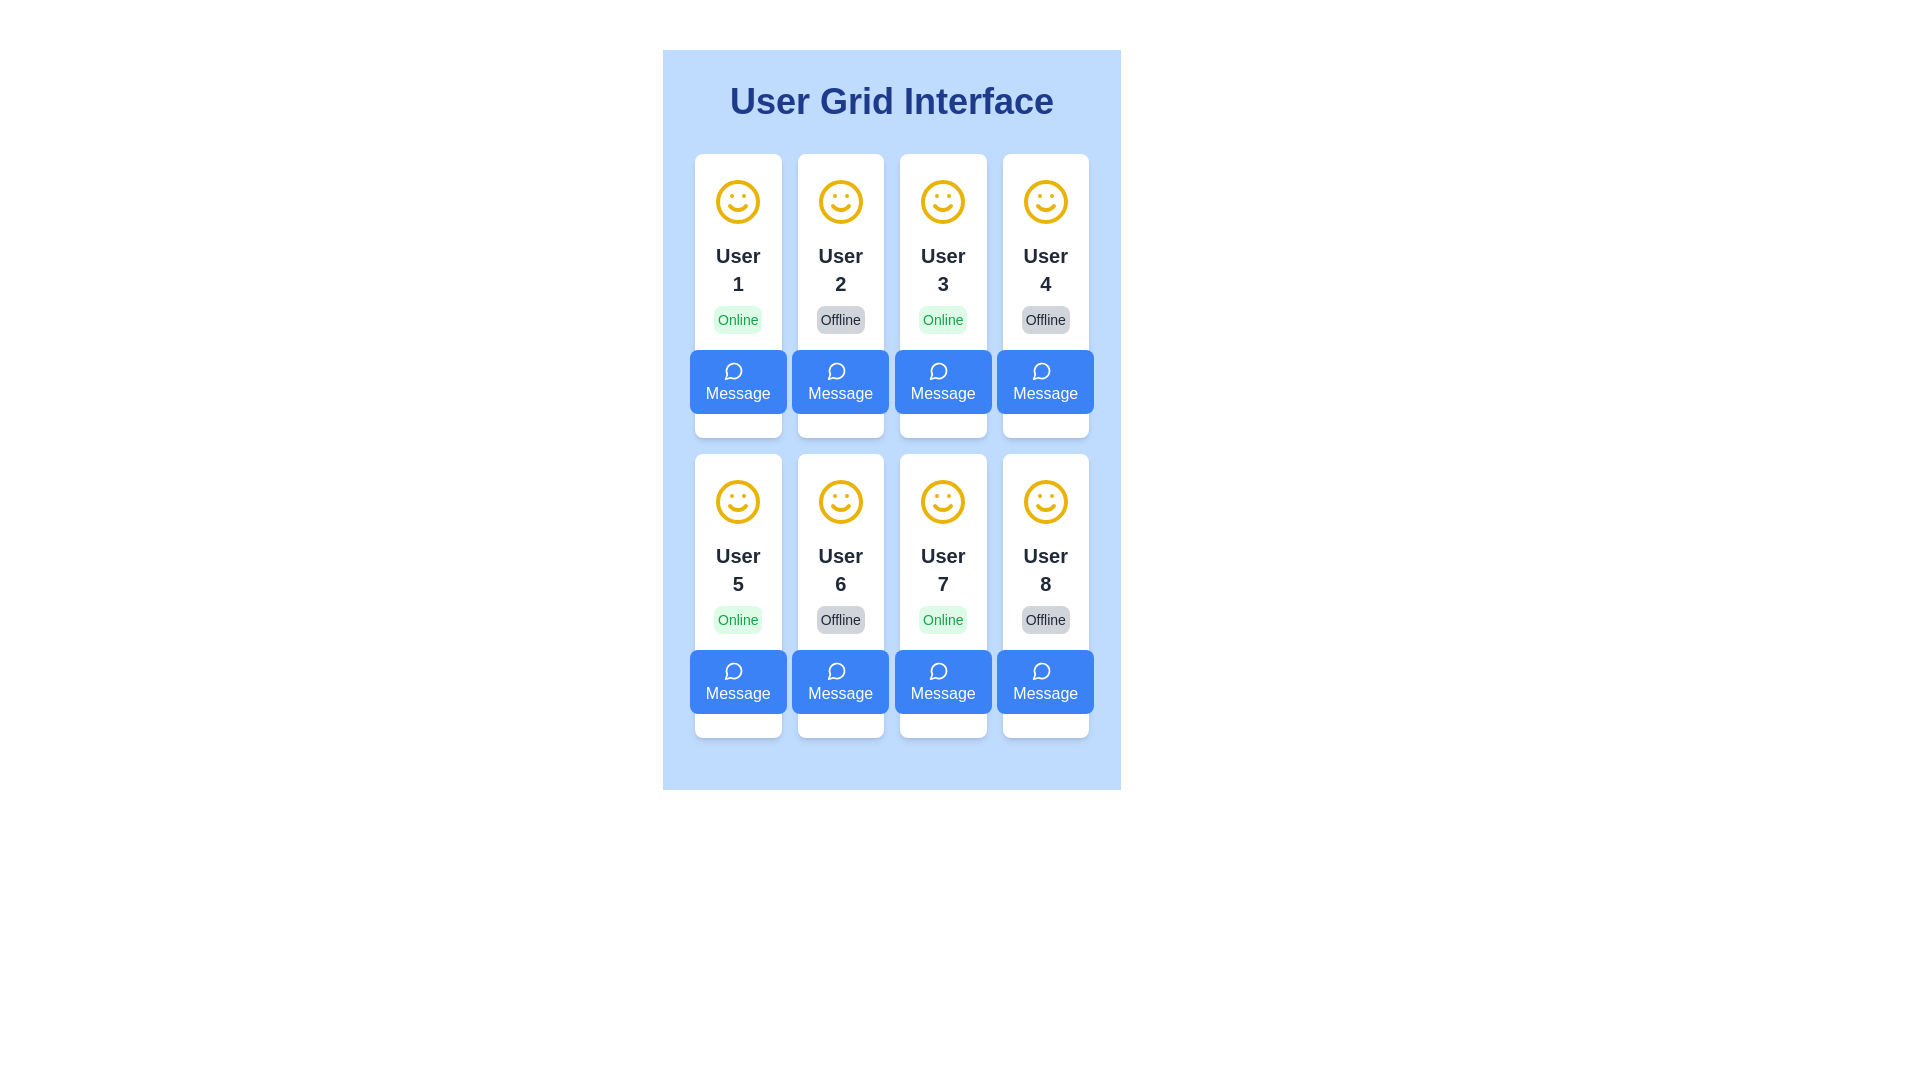 The height and width of the screenshot is (1080, 1920). Describe the element at coordinates (840, 595) in the screenshot. I see `the Interactive user card or profile card located in the second row and second column of the grid, adjacent to 'User 5' on the left and 'User 7' on the right` at that location.